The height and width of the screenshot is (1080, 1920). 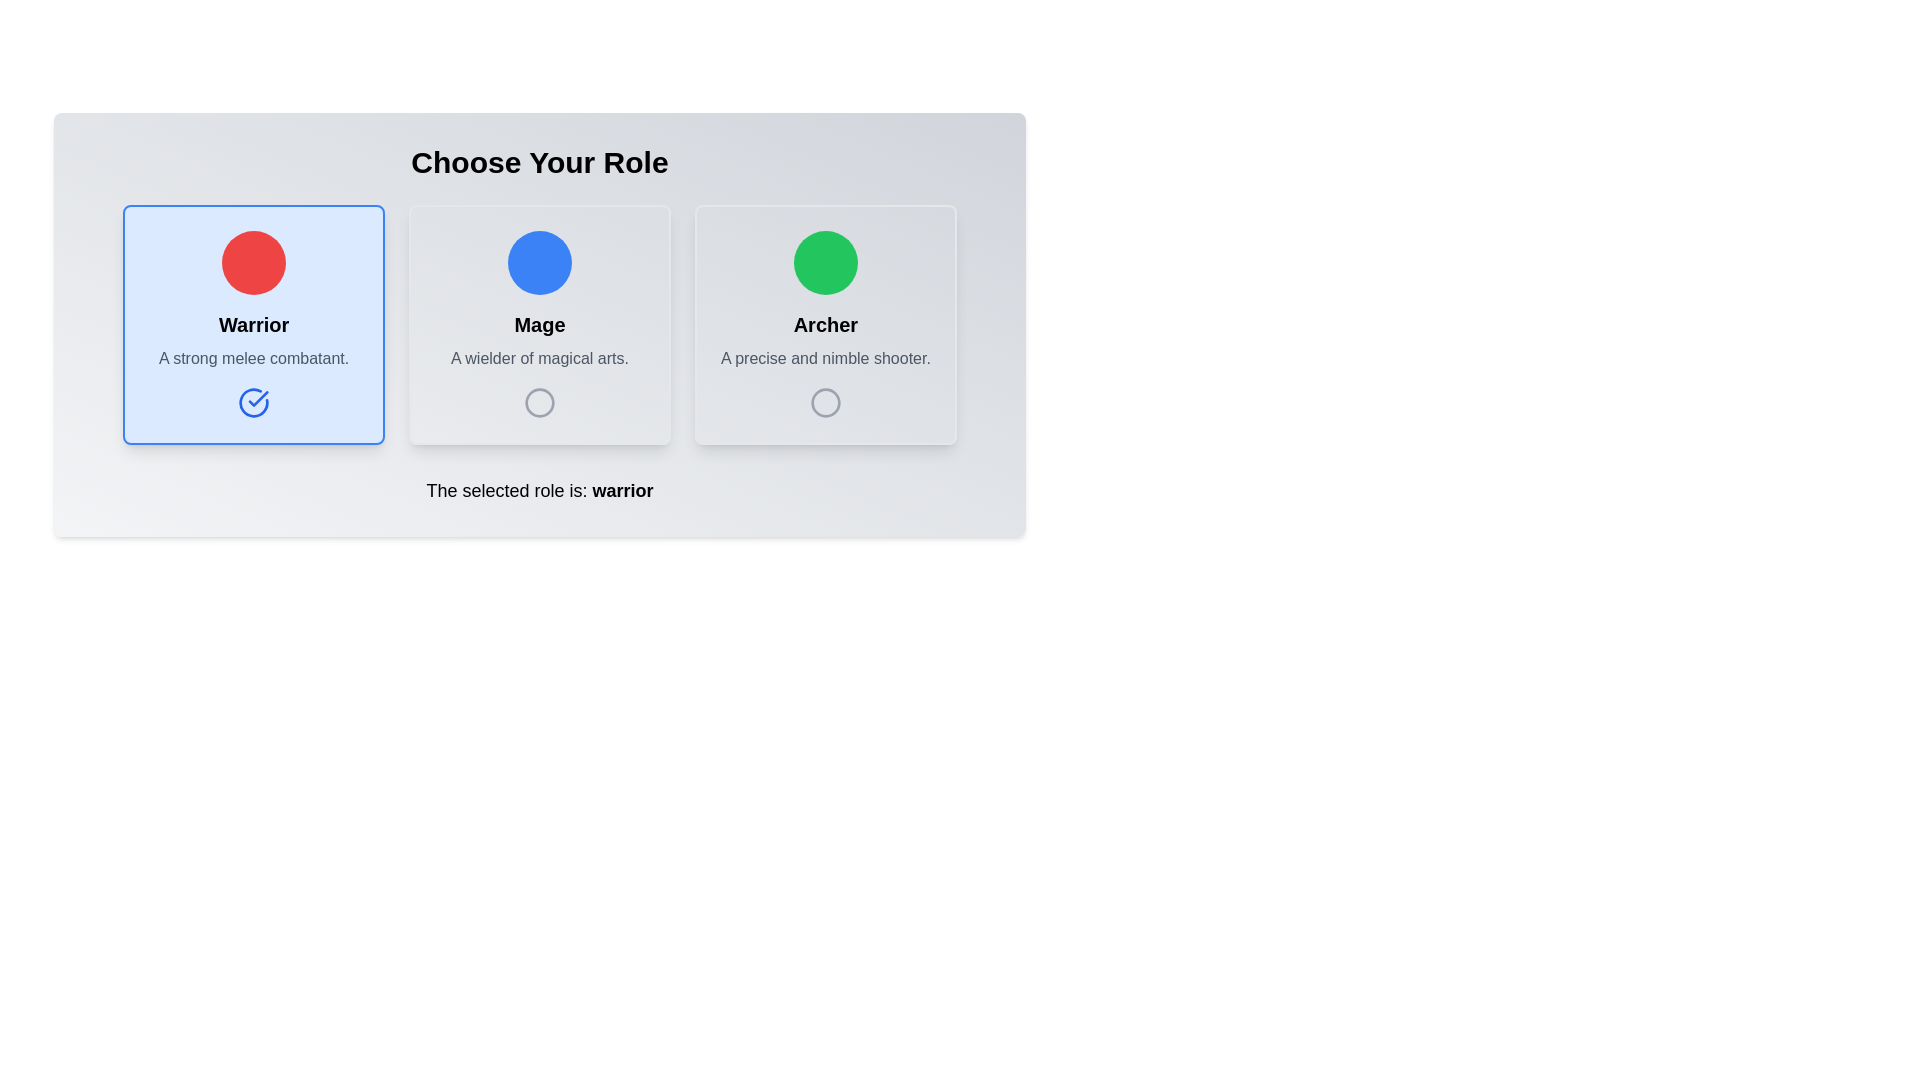 What do you see at coordinates (539, 402) in the screenshot?
I see `the 'Mage' role graphic icon by` at bounding box center [539, 402].